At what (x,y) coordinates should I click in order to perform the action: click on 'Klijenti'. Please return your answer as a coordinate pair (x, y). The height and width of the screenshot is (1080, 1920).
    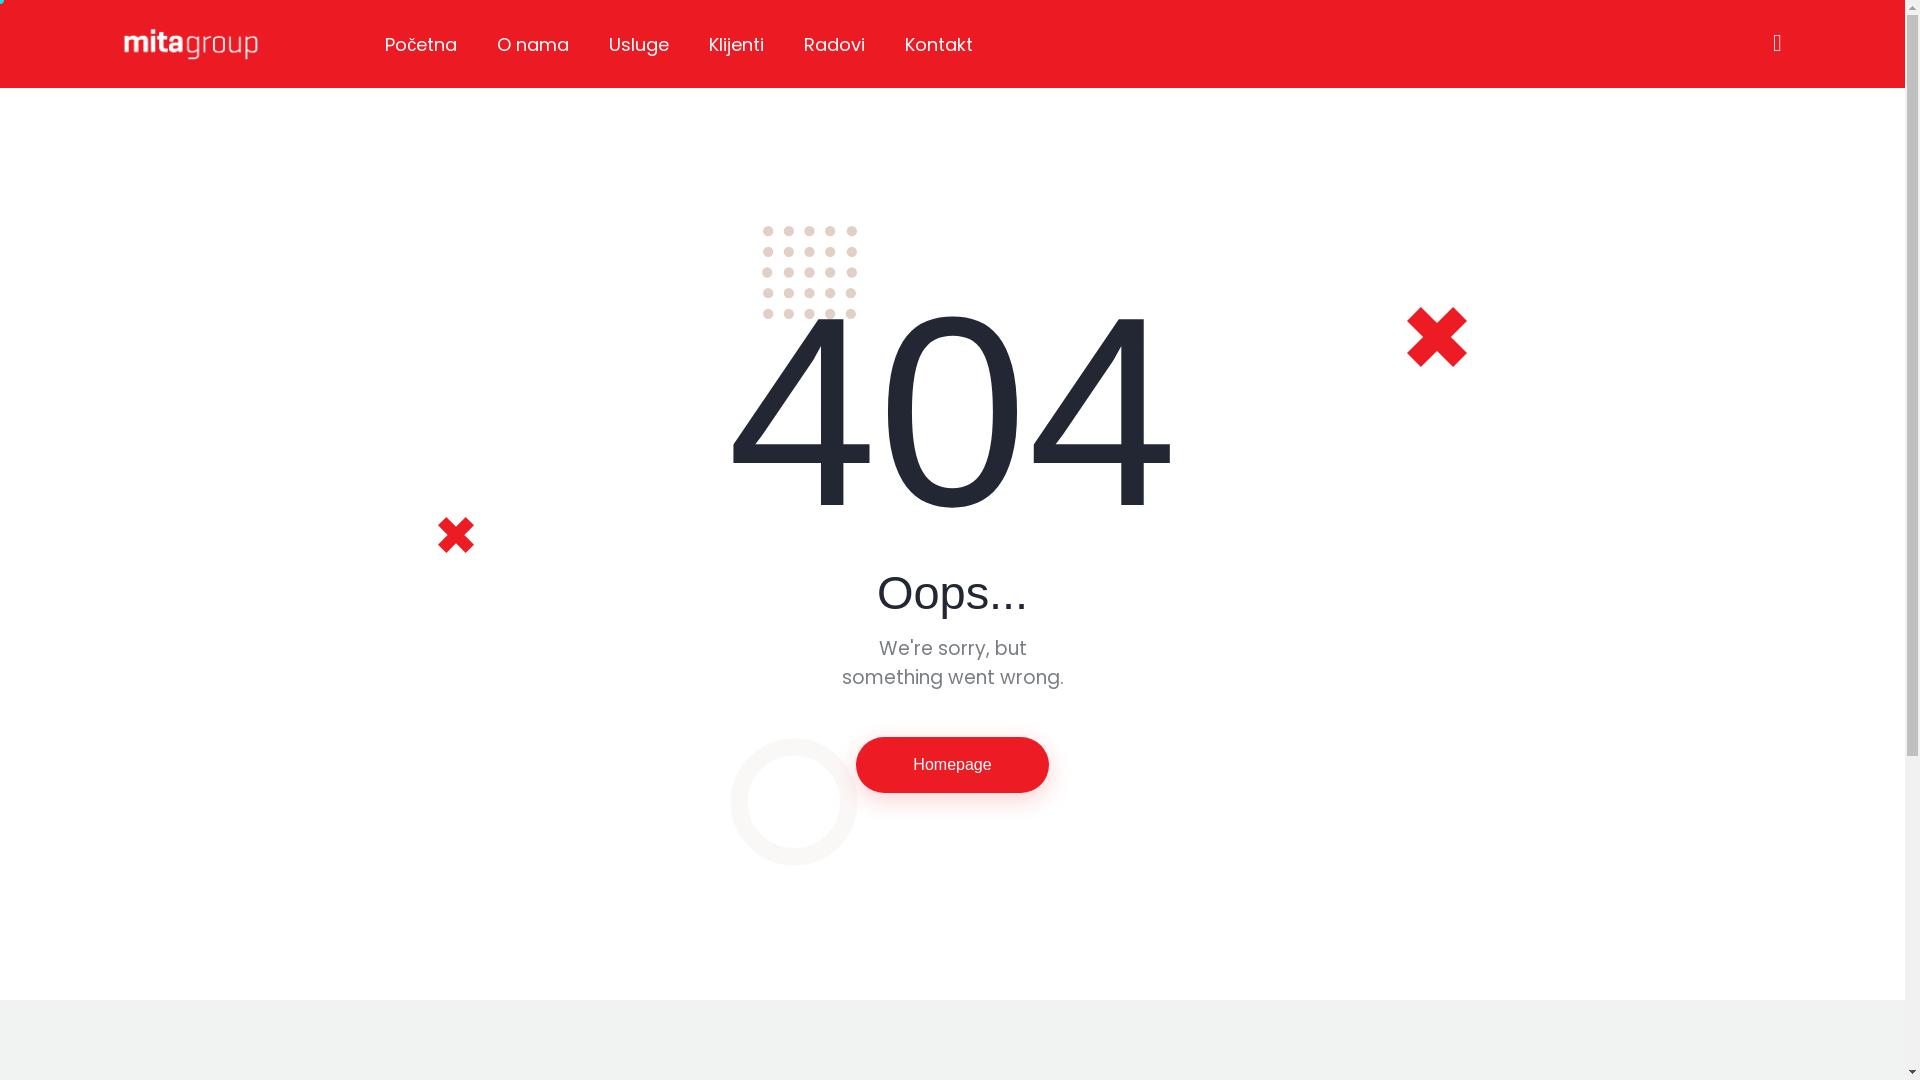
    Looking at the image, I should click on (735, 45).